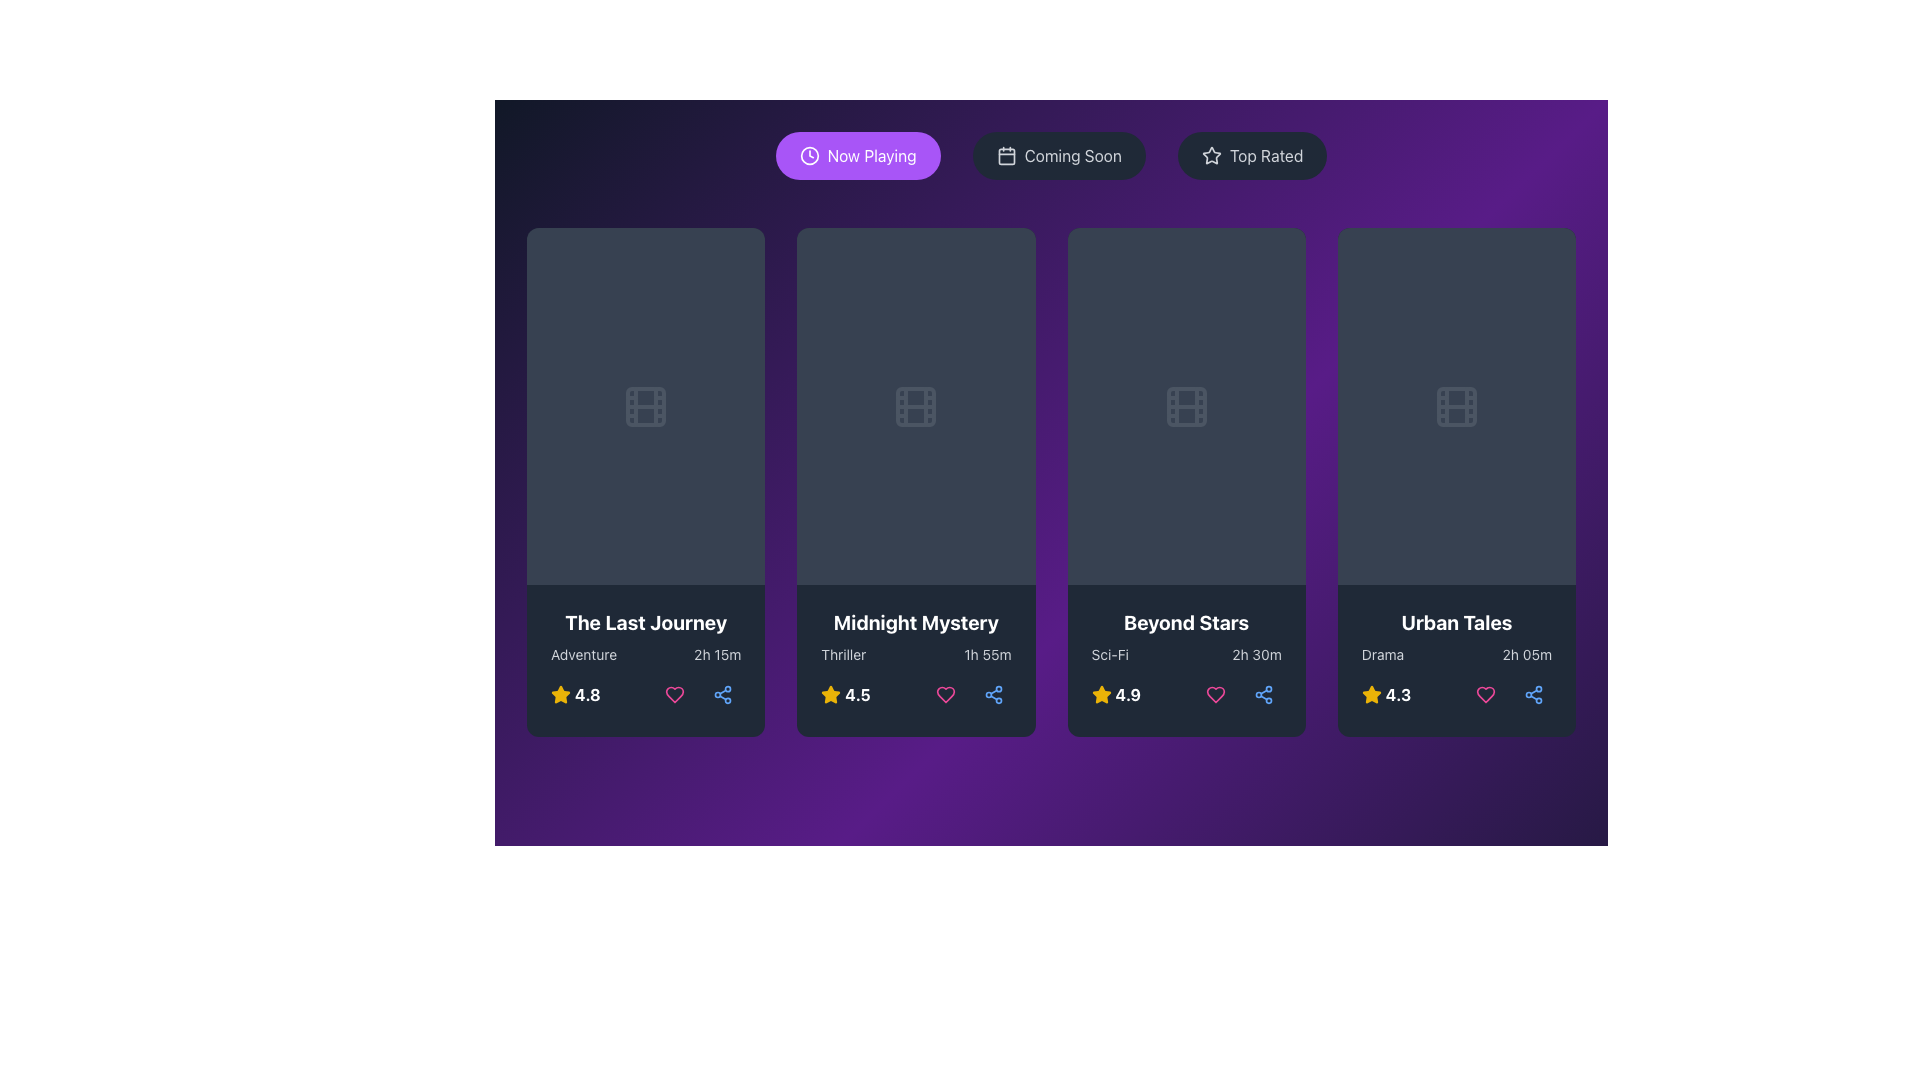 The height and width of the screenshot is (1080, 1920). What do you see at coordinates (1262, 694) in the screenshot?
I see `the 'Share' button (Icon Button) located at the far right below the 'Beyond Stars' movie card to share content` at bounding box center [1262, 694].